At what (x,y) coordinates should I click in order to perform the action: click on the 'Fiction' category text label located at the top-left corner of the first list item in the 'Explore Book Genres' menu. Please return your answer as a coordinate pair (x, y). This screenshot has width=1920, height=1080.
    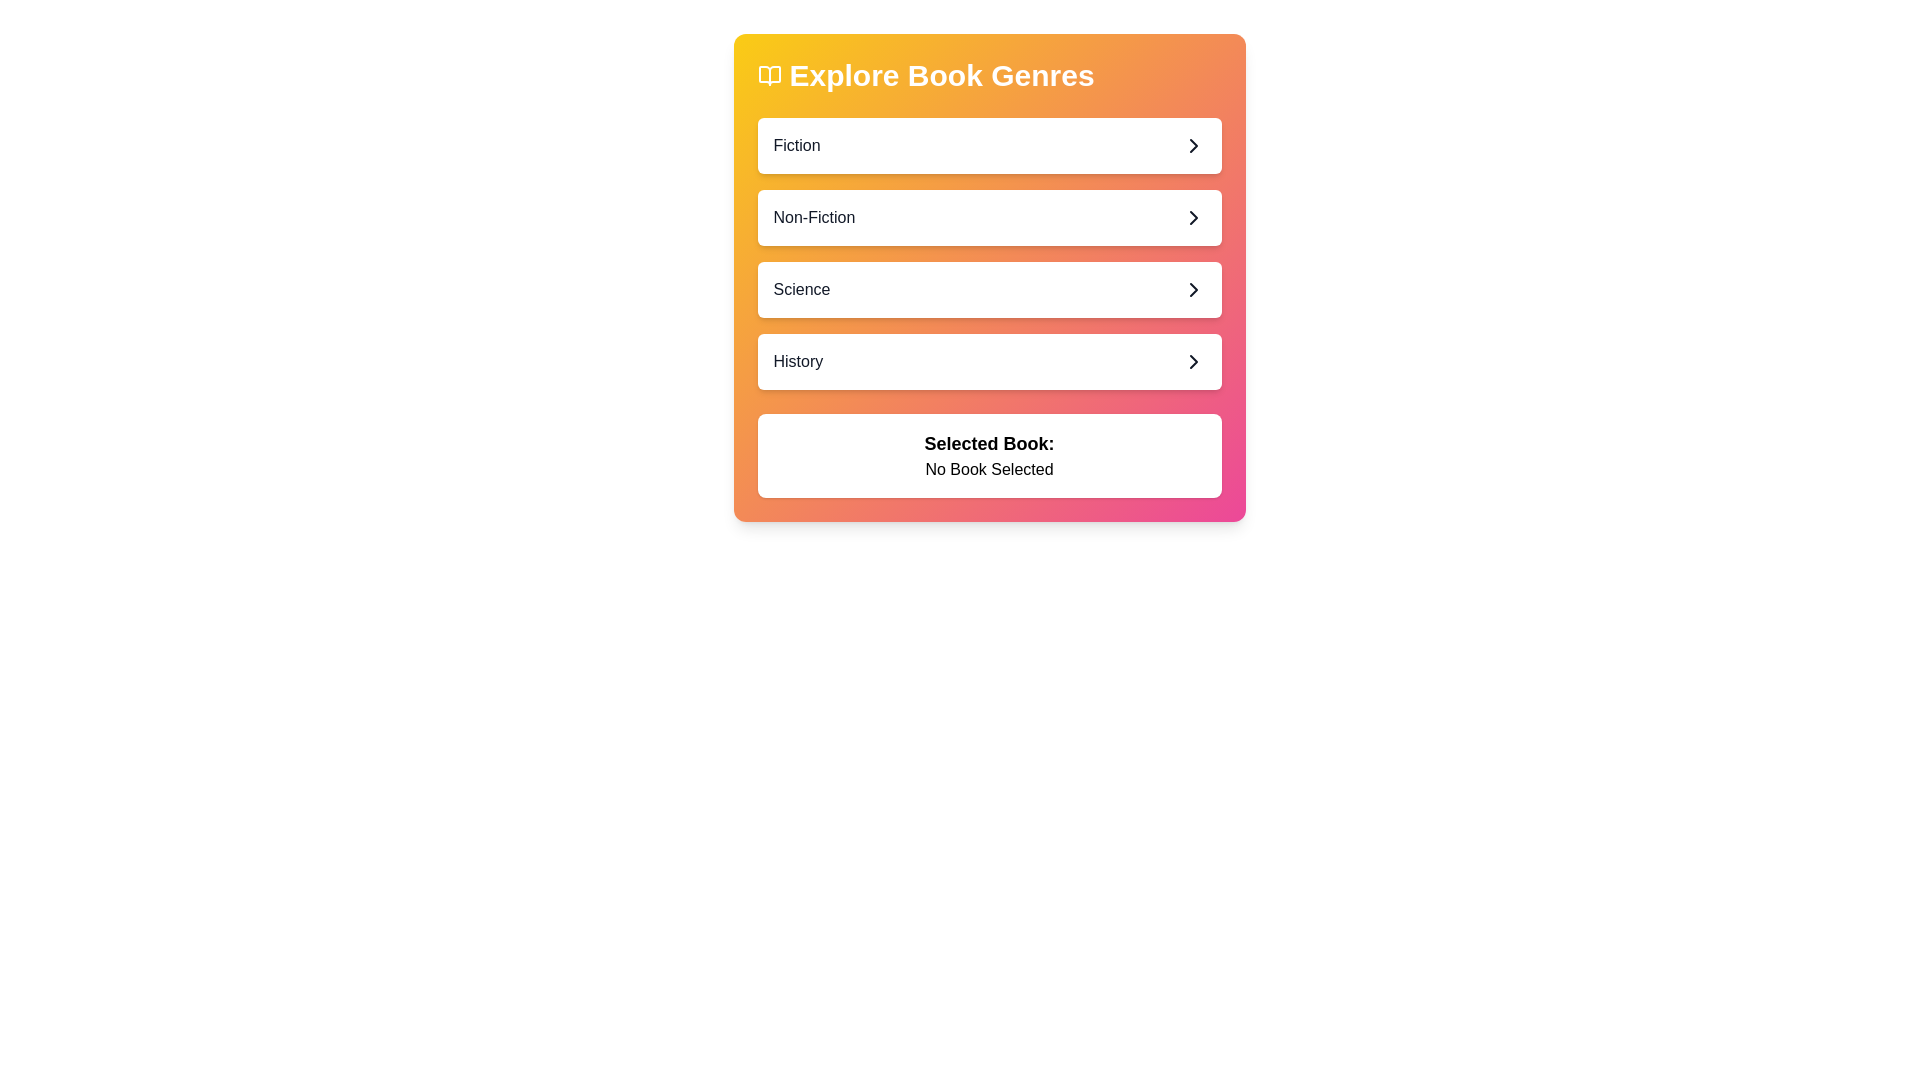
    Looking at the image, I should click on (795, 145).